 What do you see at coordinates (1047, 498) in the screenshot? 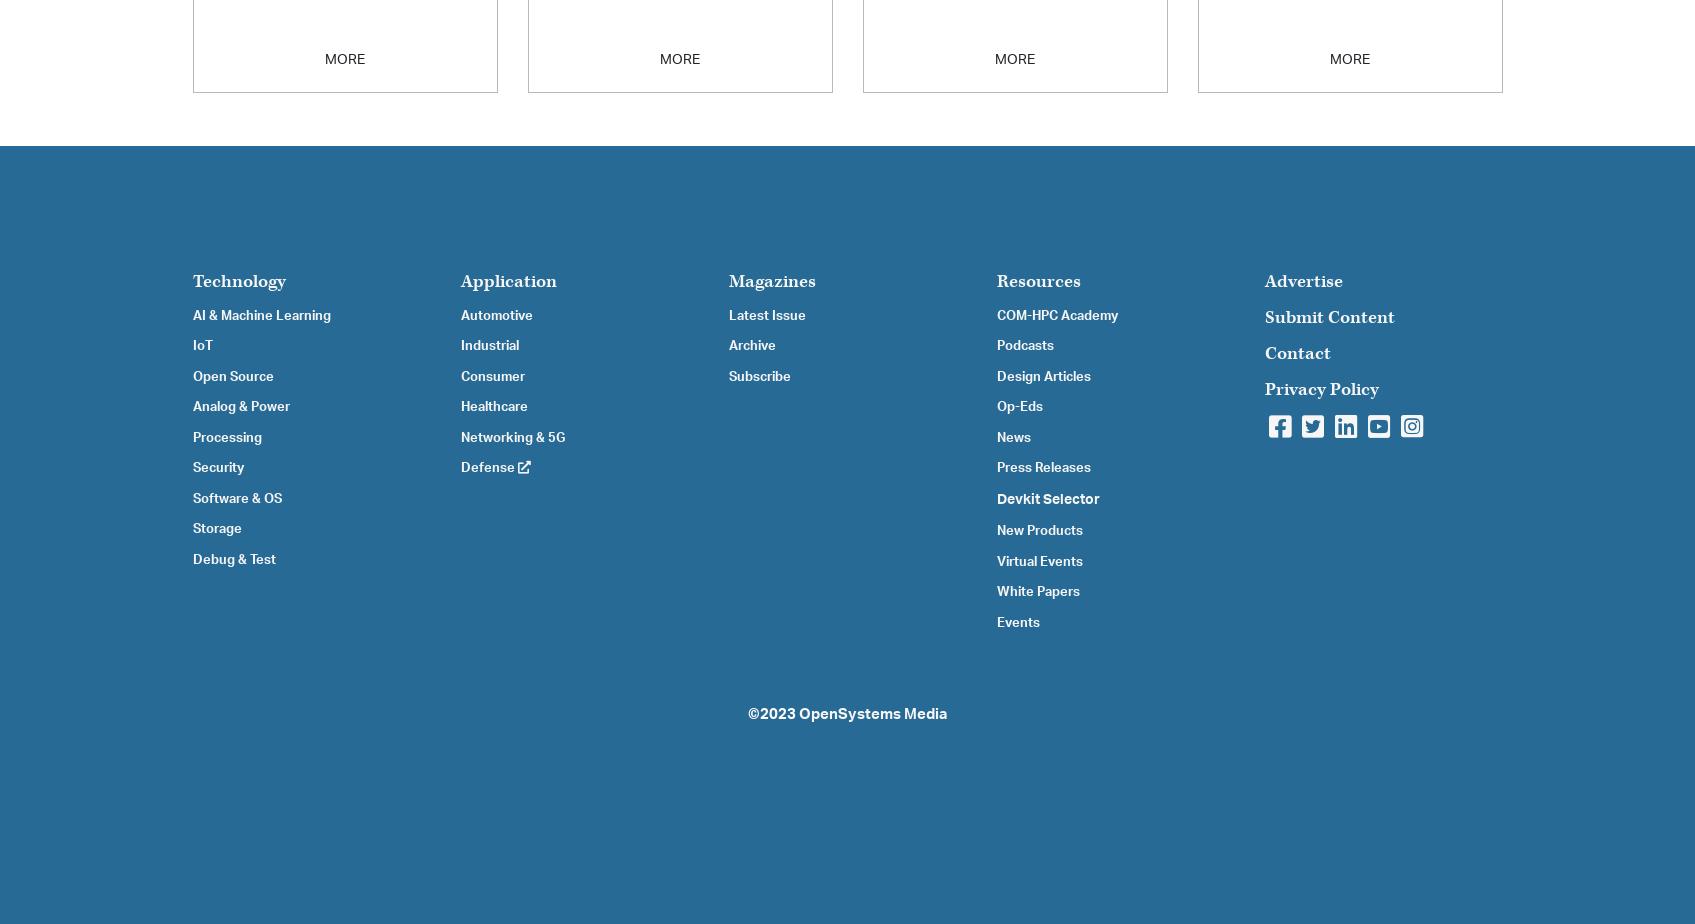
I see `'Devkit Selector'` at bounding box center [1047, 498].